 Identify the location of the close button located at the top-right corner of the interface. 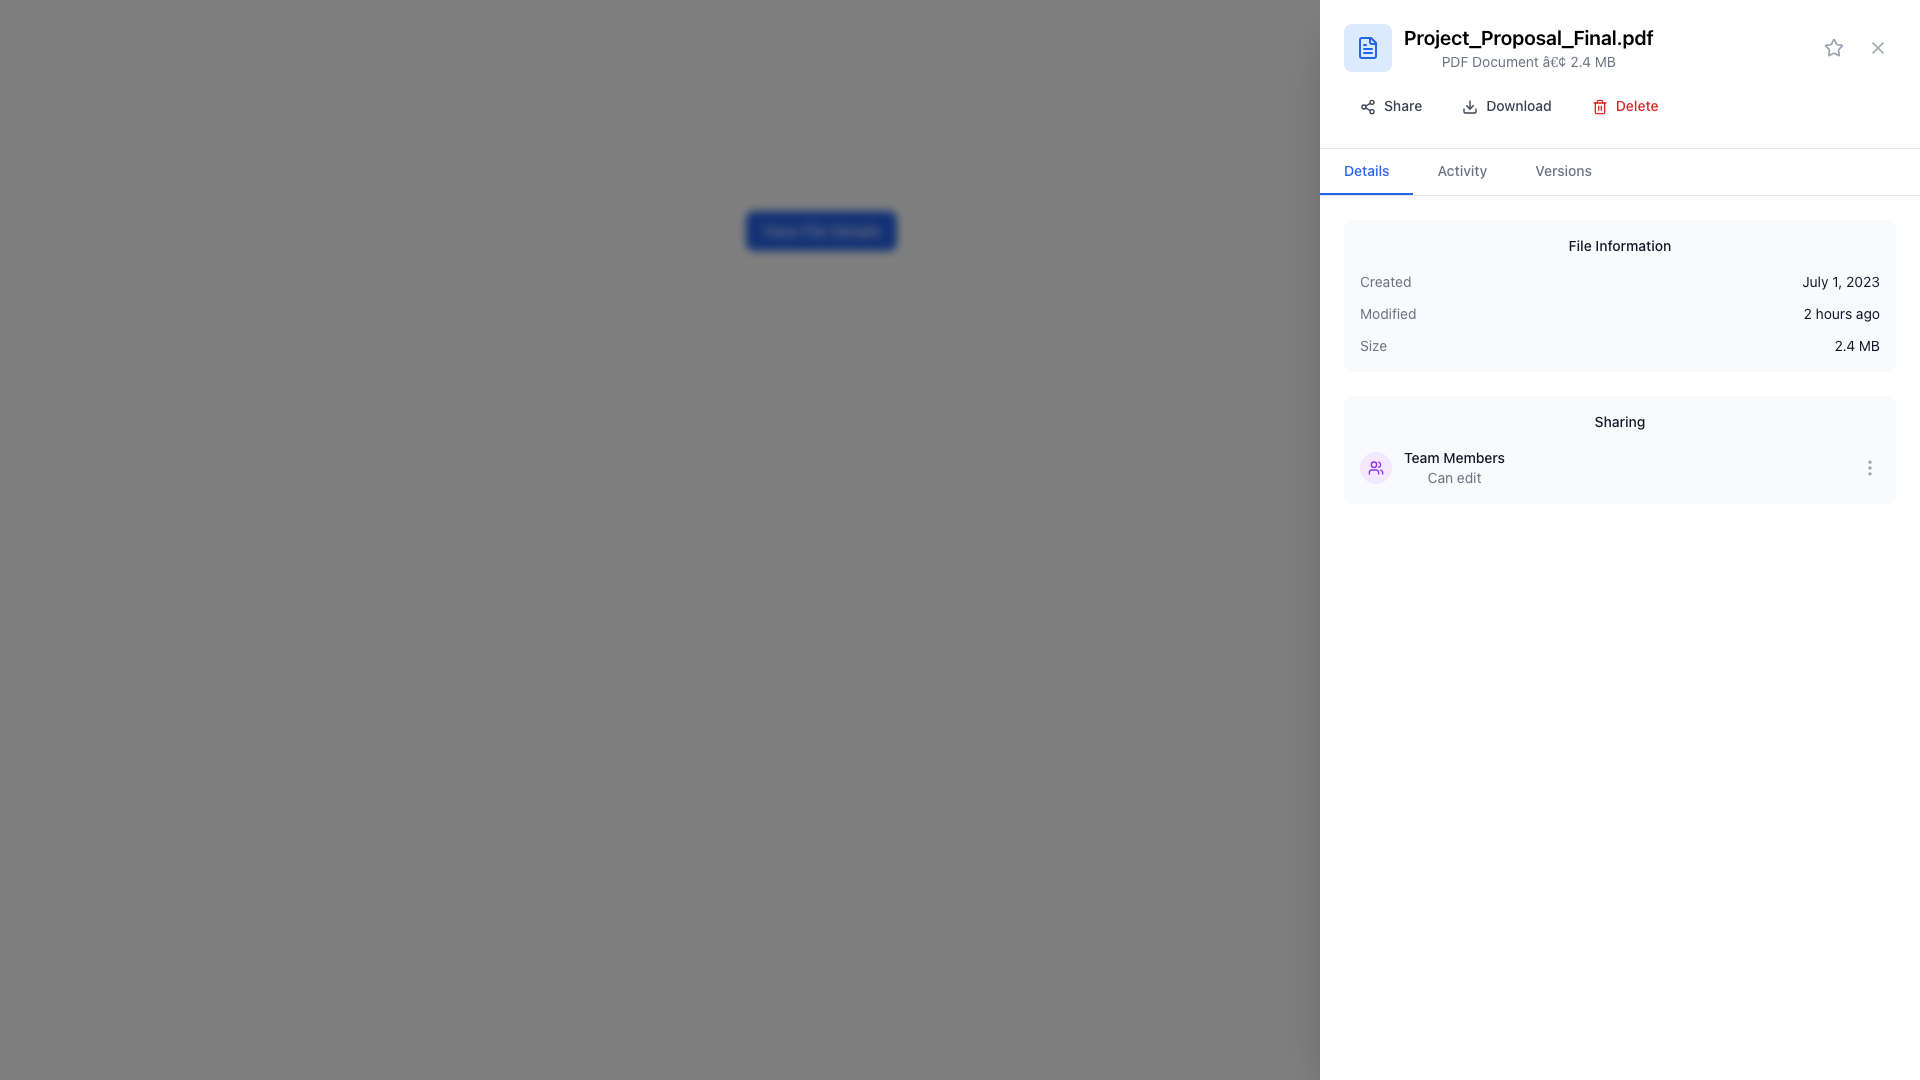
(1876, 46).